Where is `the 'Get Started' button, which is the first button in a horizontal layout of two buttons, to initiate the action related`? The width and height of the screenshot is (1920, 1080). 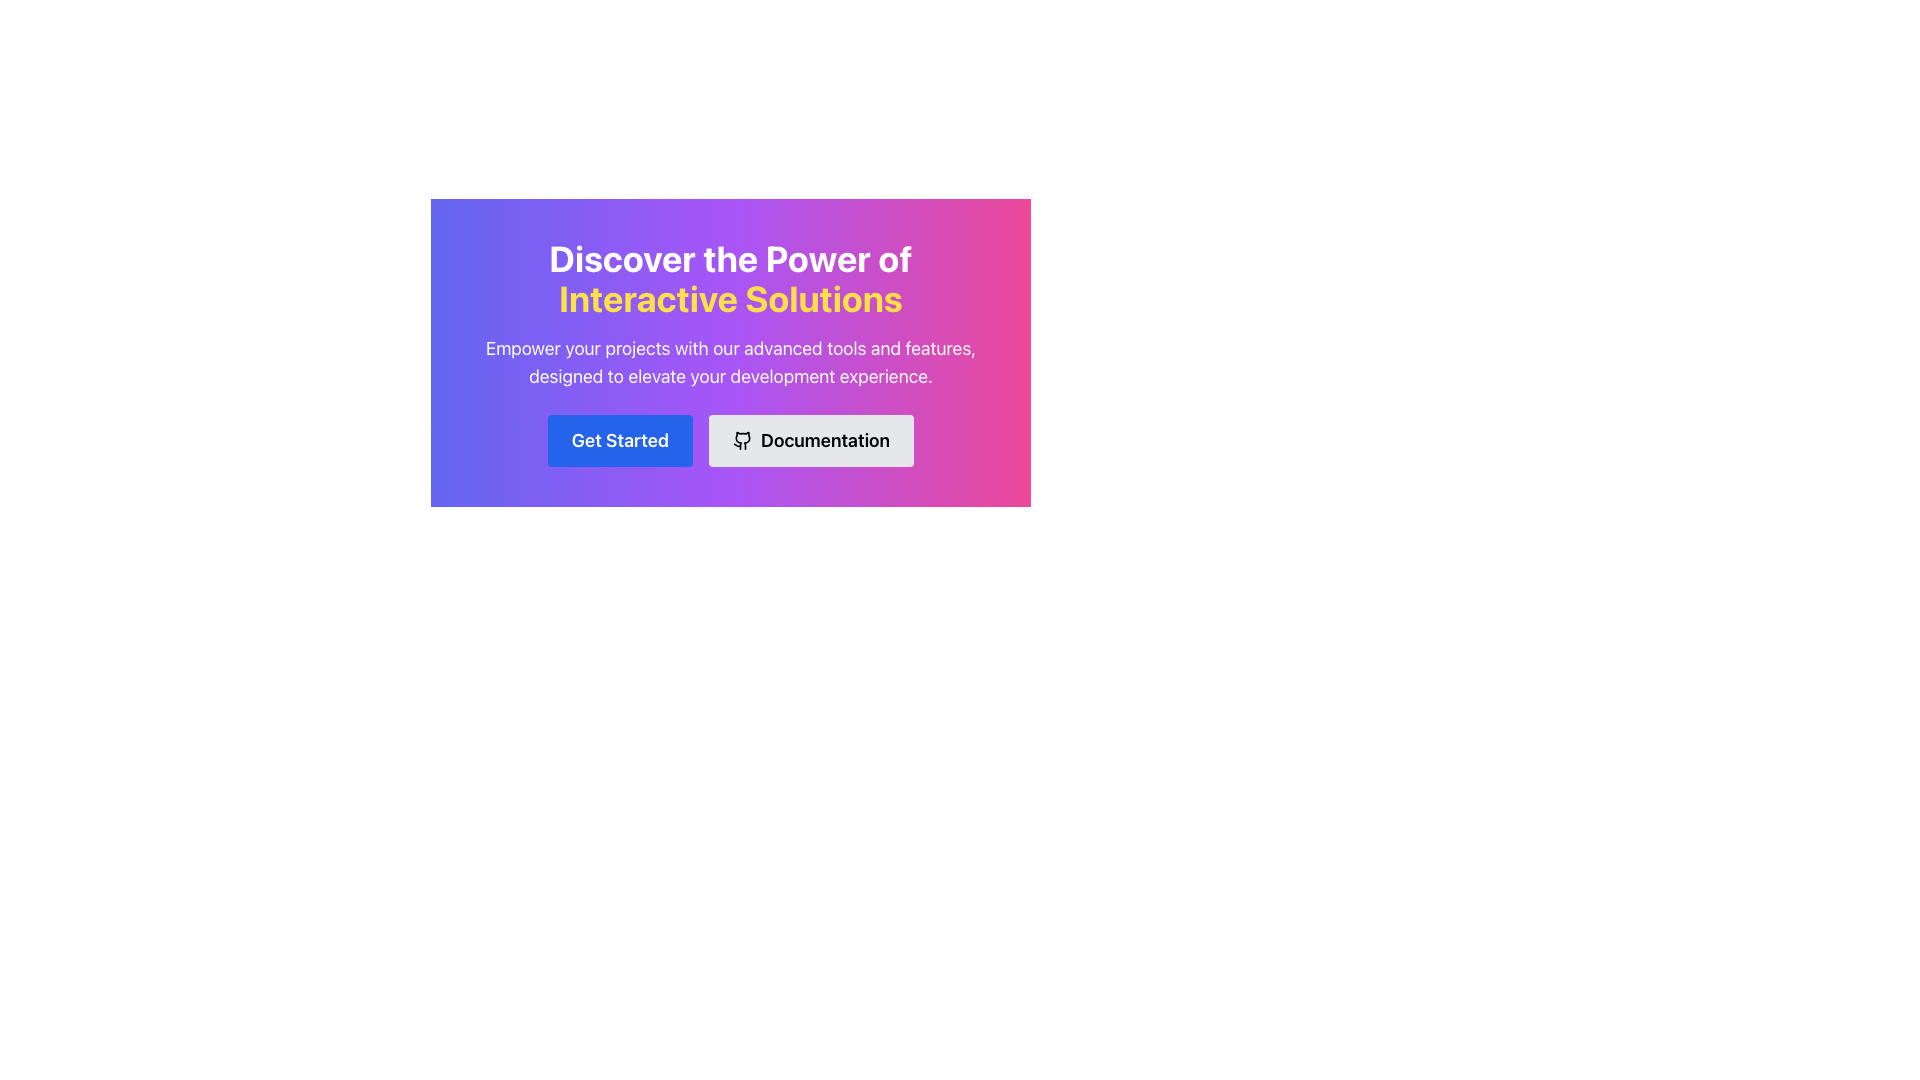 the 'Get Started' button, which is the first button in a horizontal layout of two buttons, to initiate the action related is located at coordinates (619, 439).